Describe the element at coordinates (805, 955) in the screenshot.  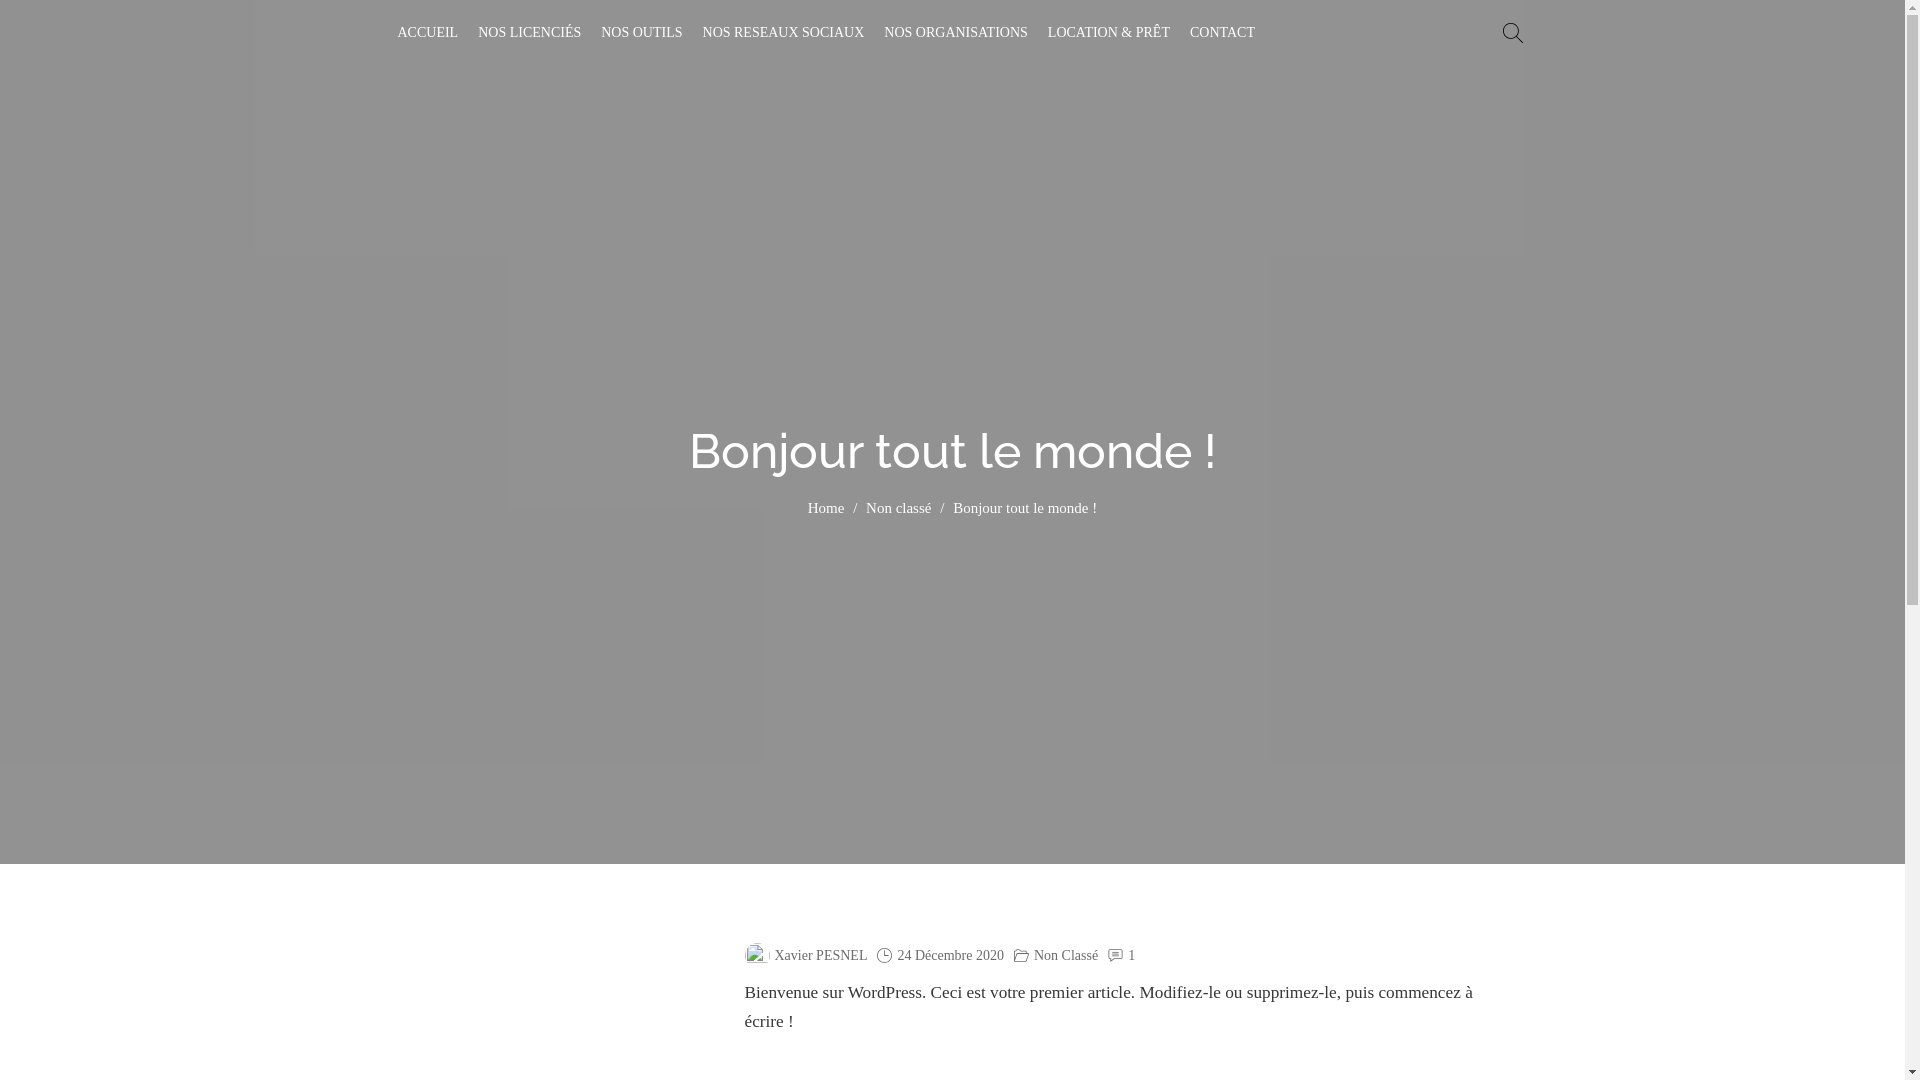
I see `'Xavier PESNEL'` at that location.